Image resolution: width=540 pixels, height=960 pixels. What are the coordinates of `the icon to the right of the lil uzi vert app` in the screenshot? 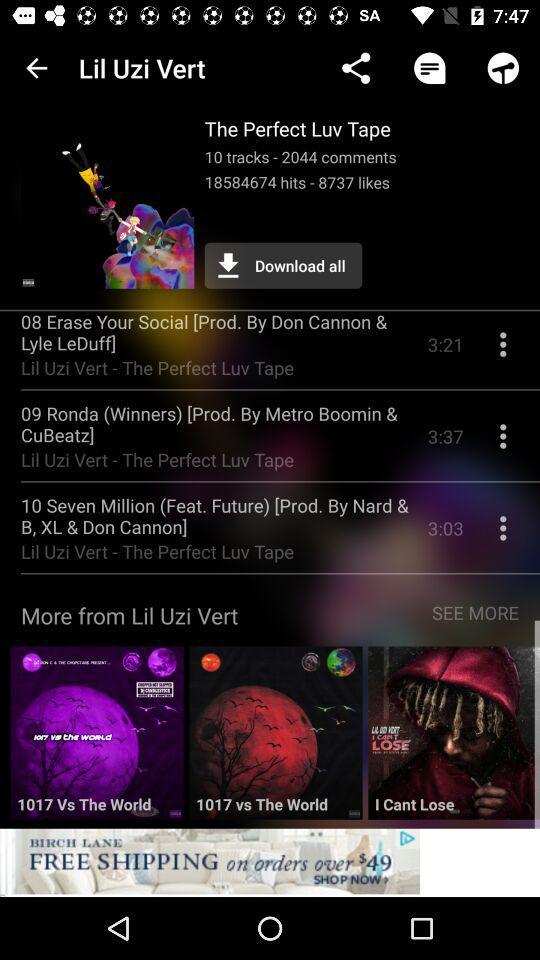 It's located at (355, 68).